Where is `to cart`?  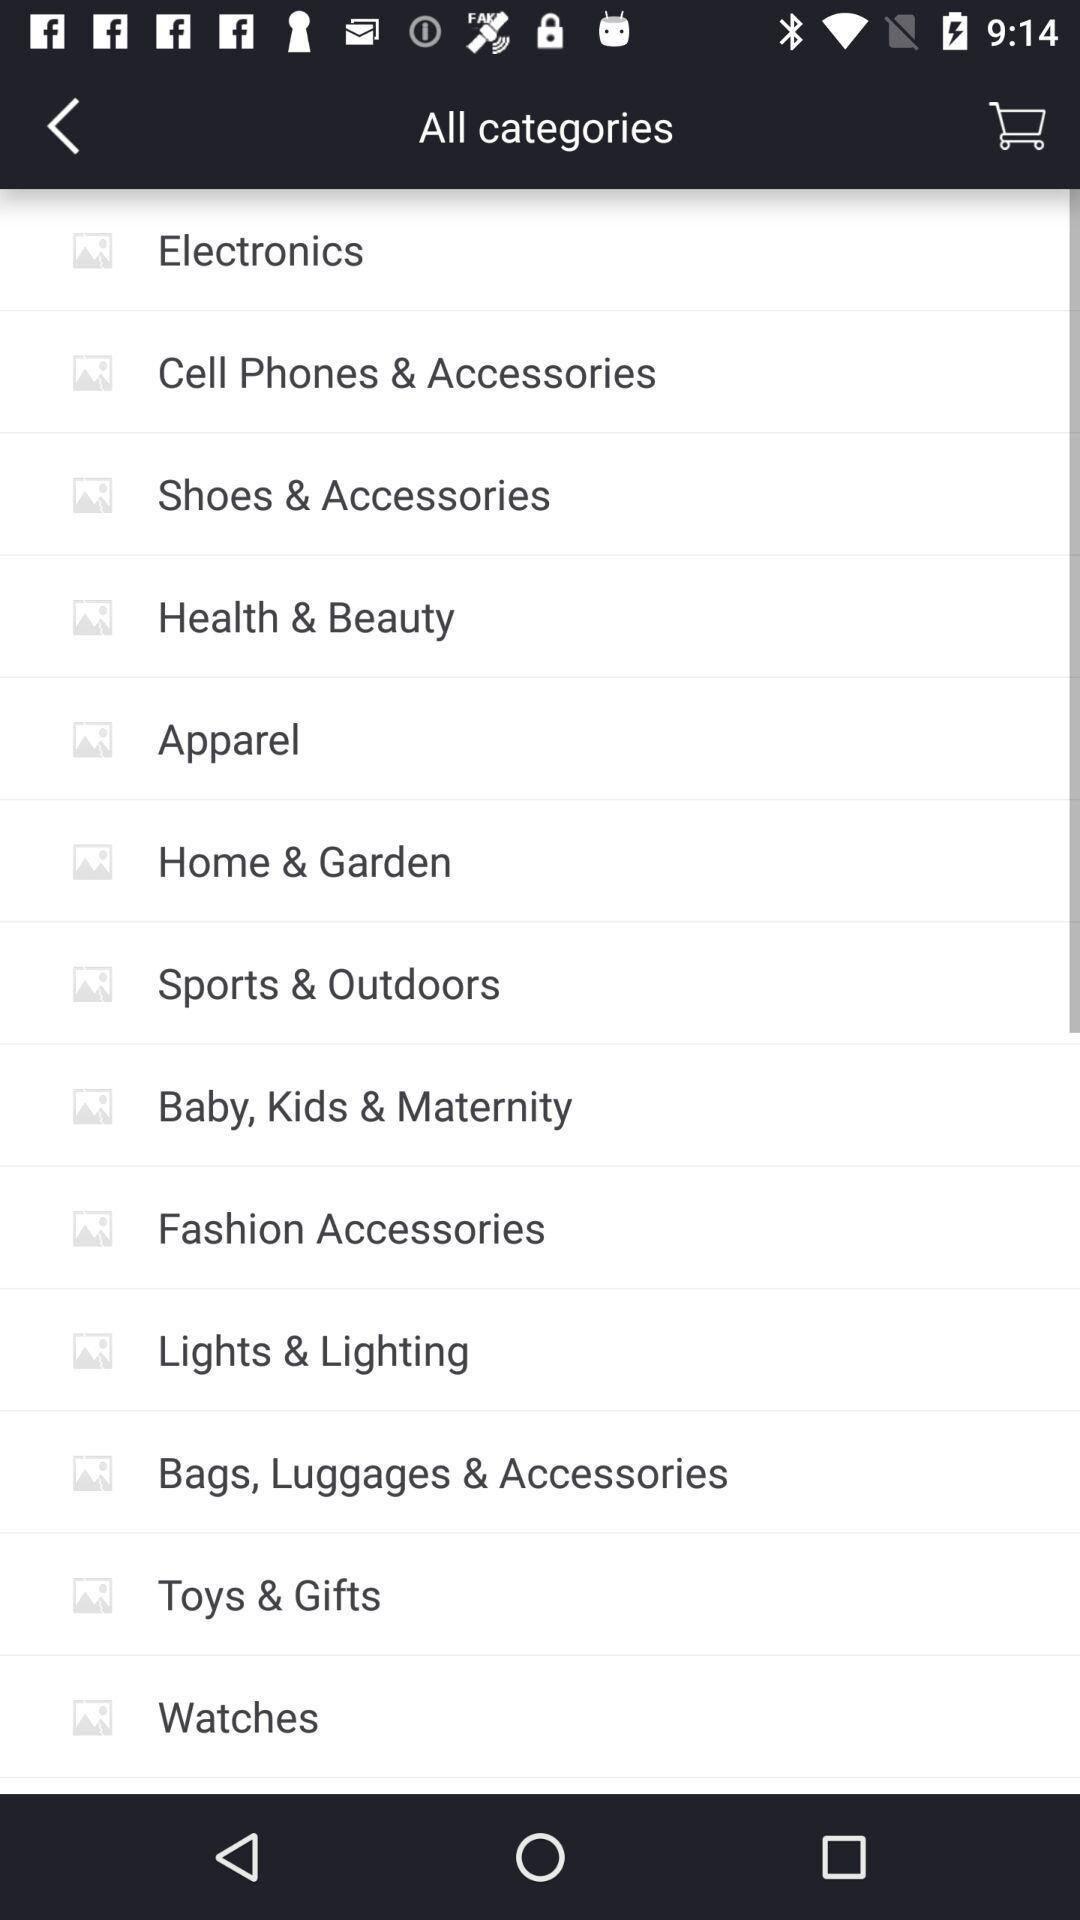 to cart is located at coordinates (1017, 124).